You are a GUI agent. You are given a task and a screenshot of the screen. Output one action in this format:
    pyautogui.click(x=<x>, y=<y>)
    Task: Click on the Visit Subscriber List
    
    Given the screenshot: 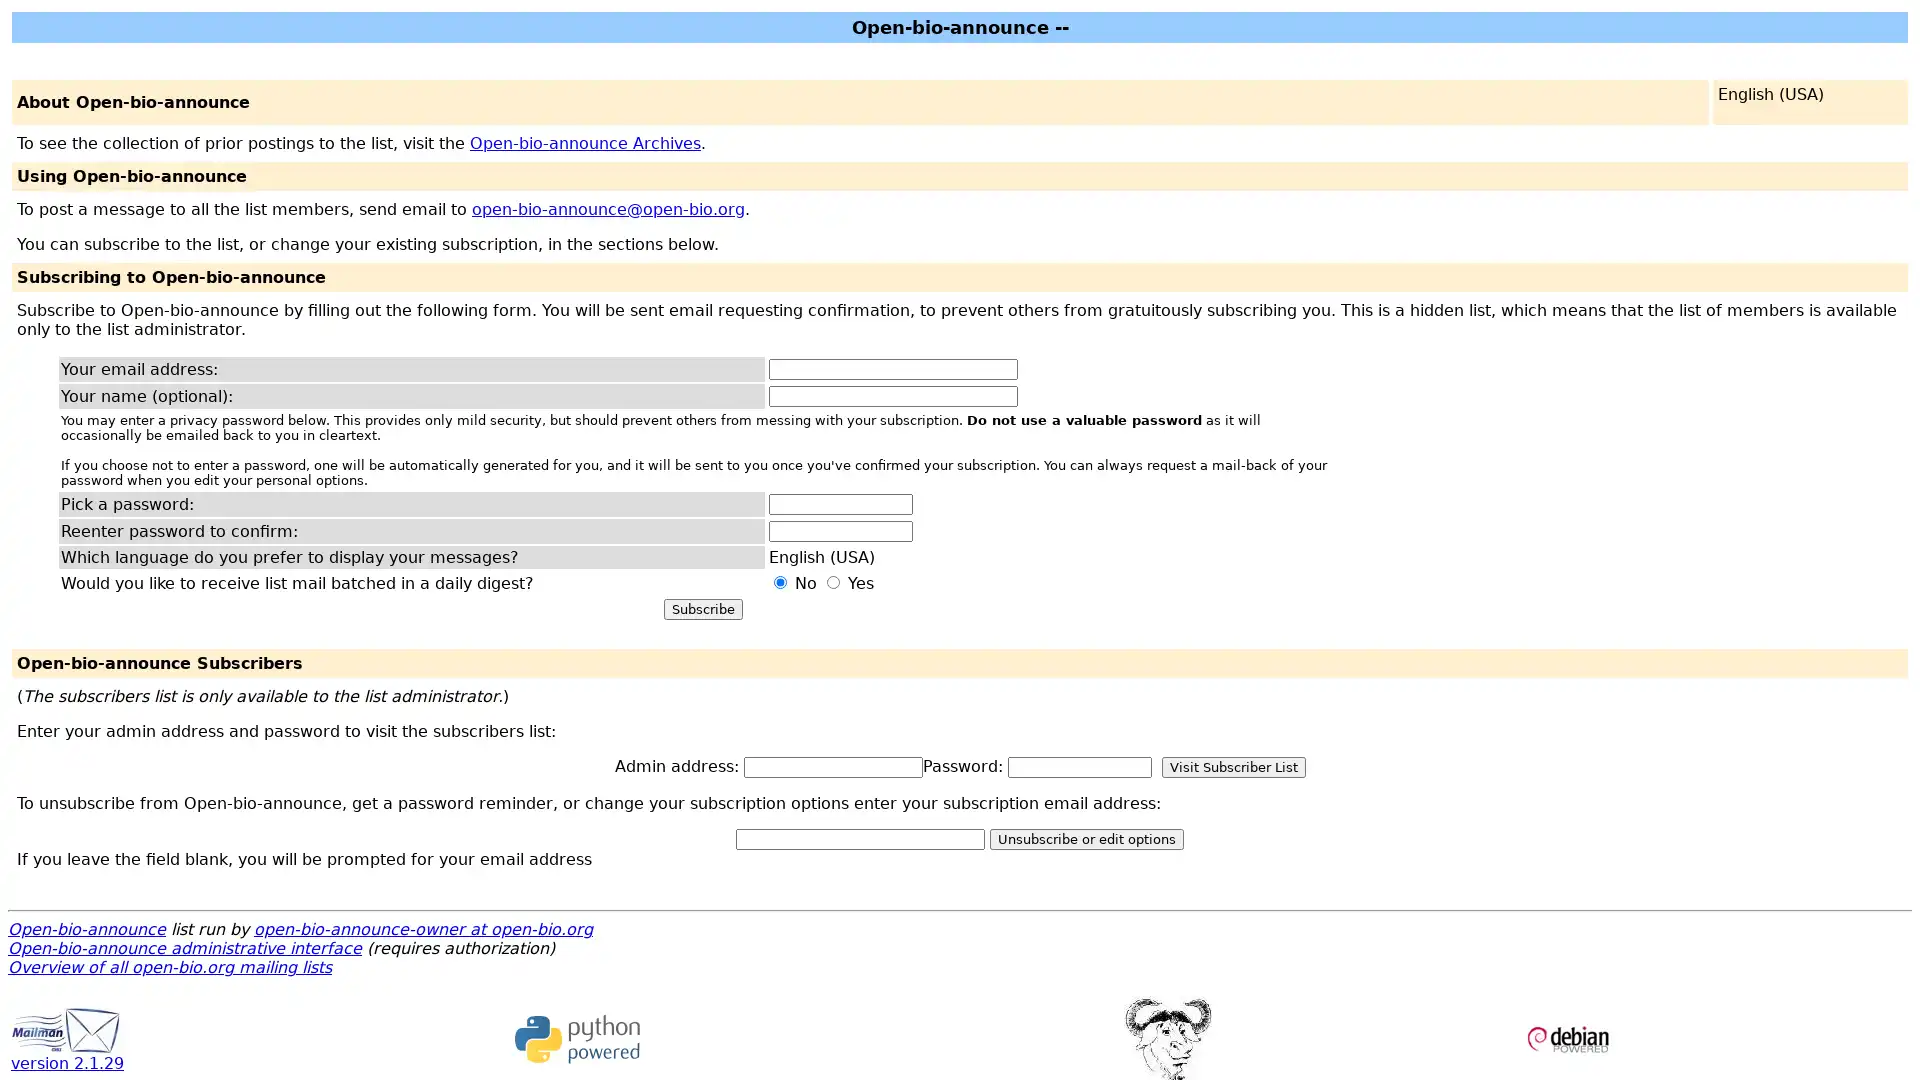 What is the action you would take?
    pyautogui.click(x=1232, y=766)
    